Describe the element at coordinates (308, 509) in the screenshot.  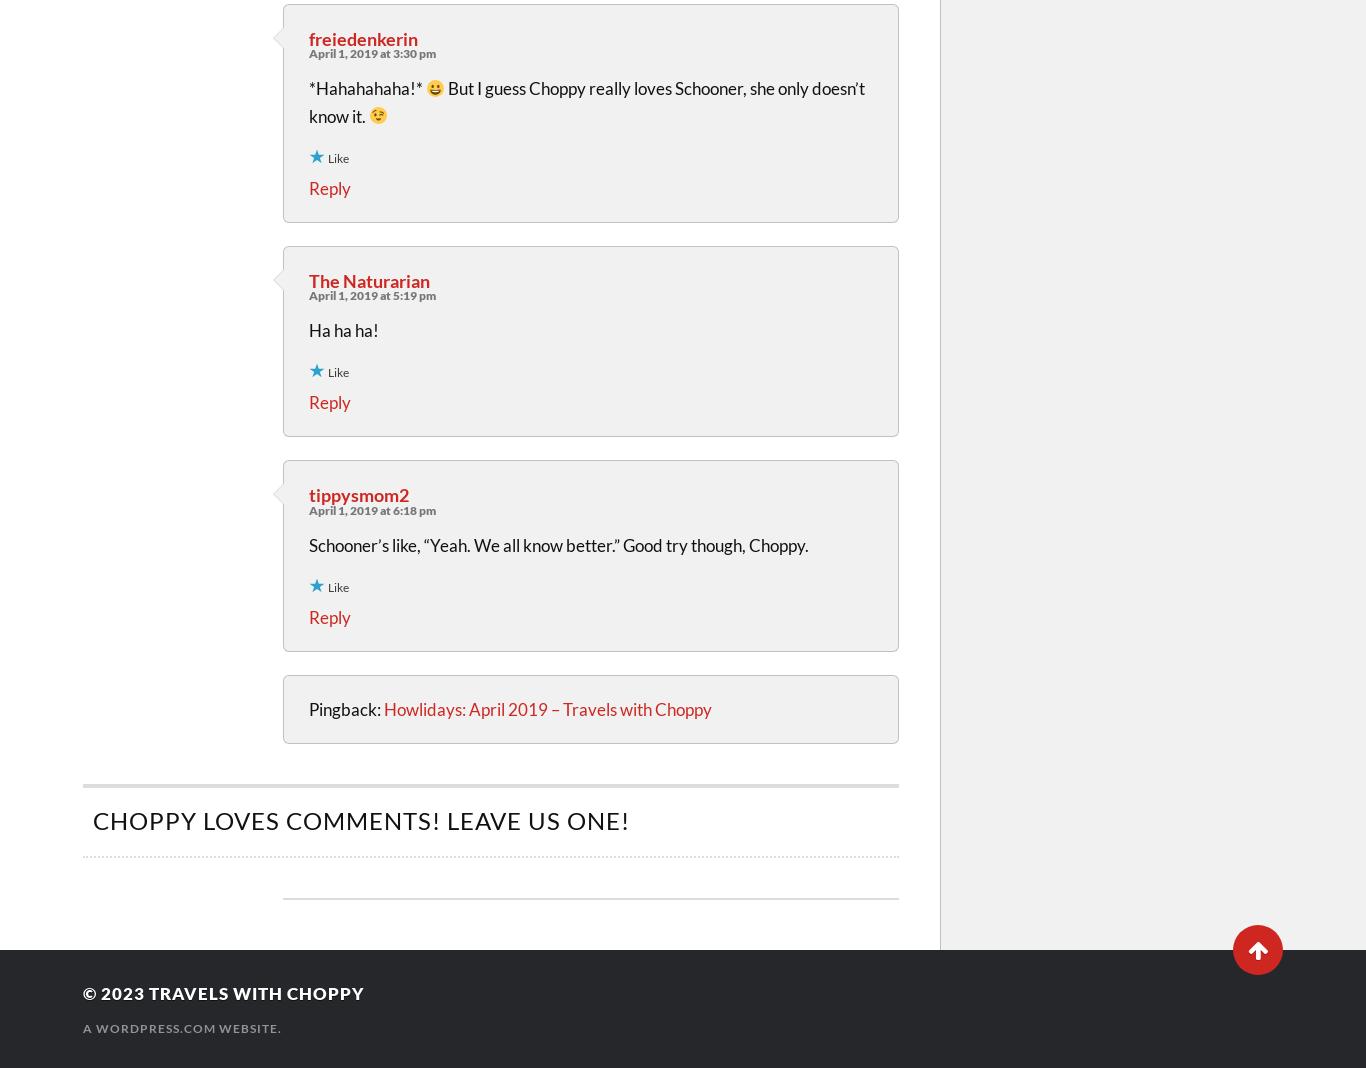
I see `'April 1, 2019 at 6:18 pm'` at that location.